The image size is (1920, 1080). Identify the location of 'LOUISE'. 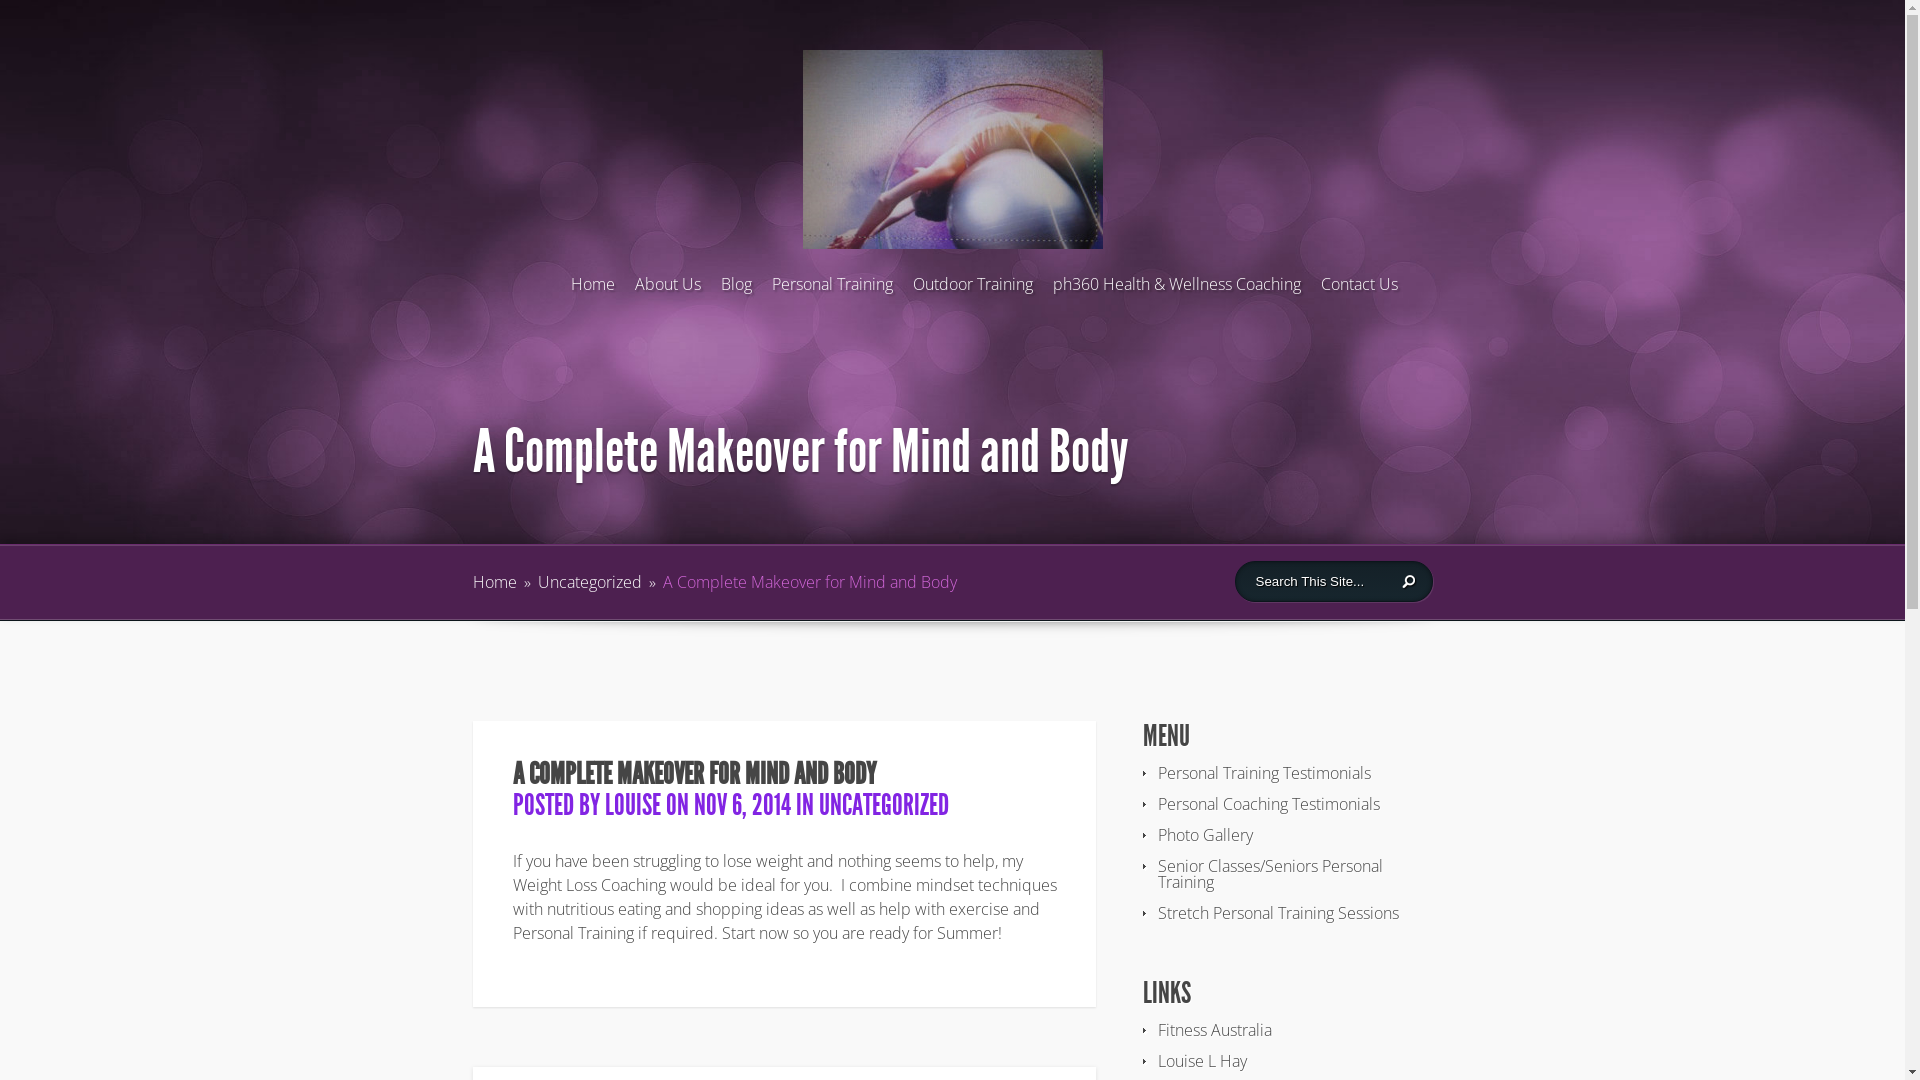
(631, 804).